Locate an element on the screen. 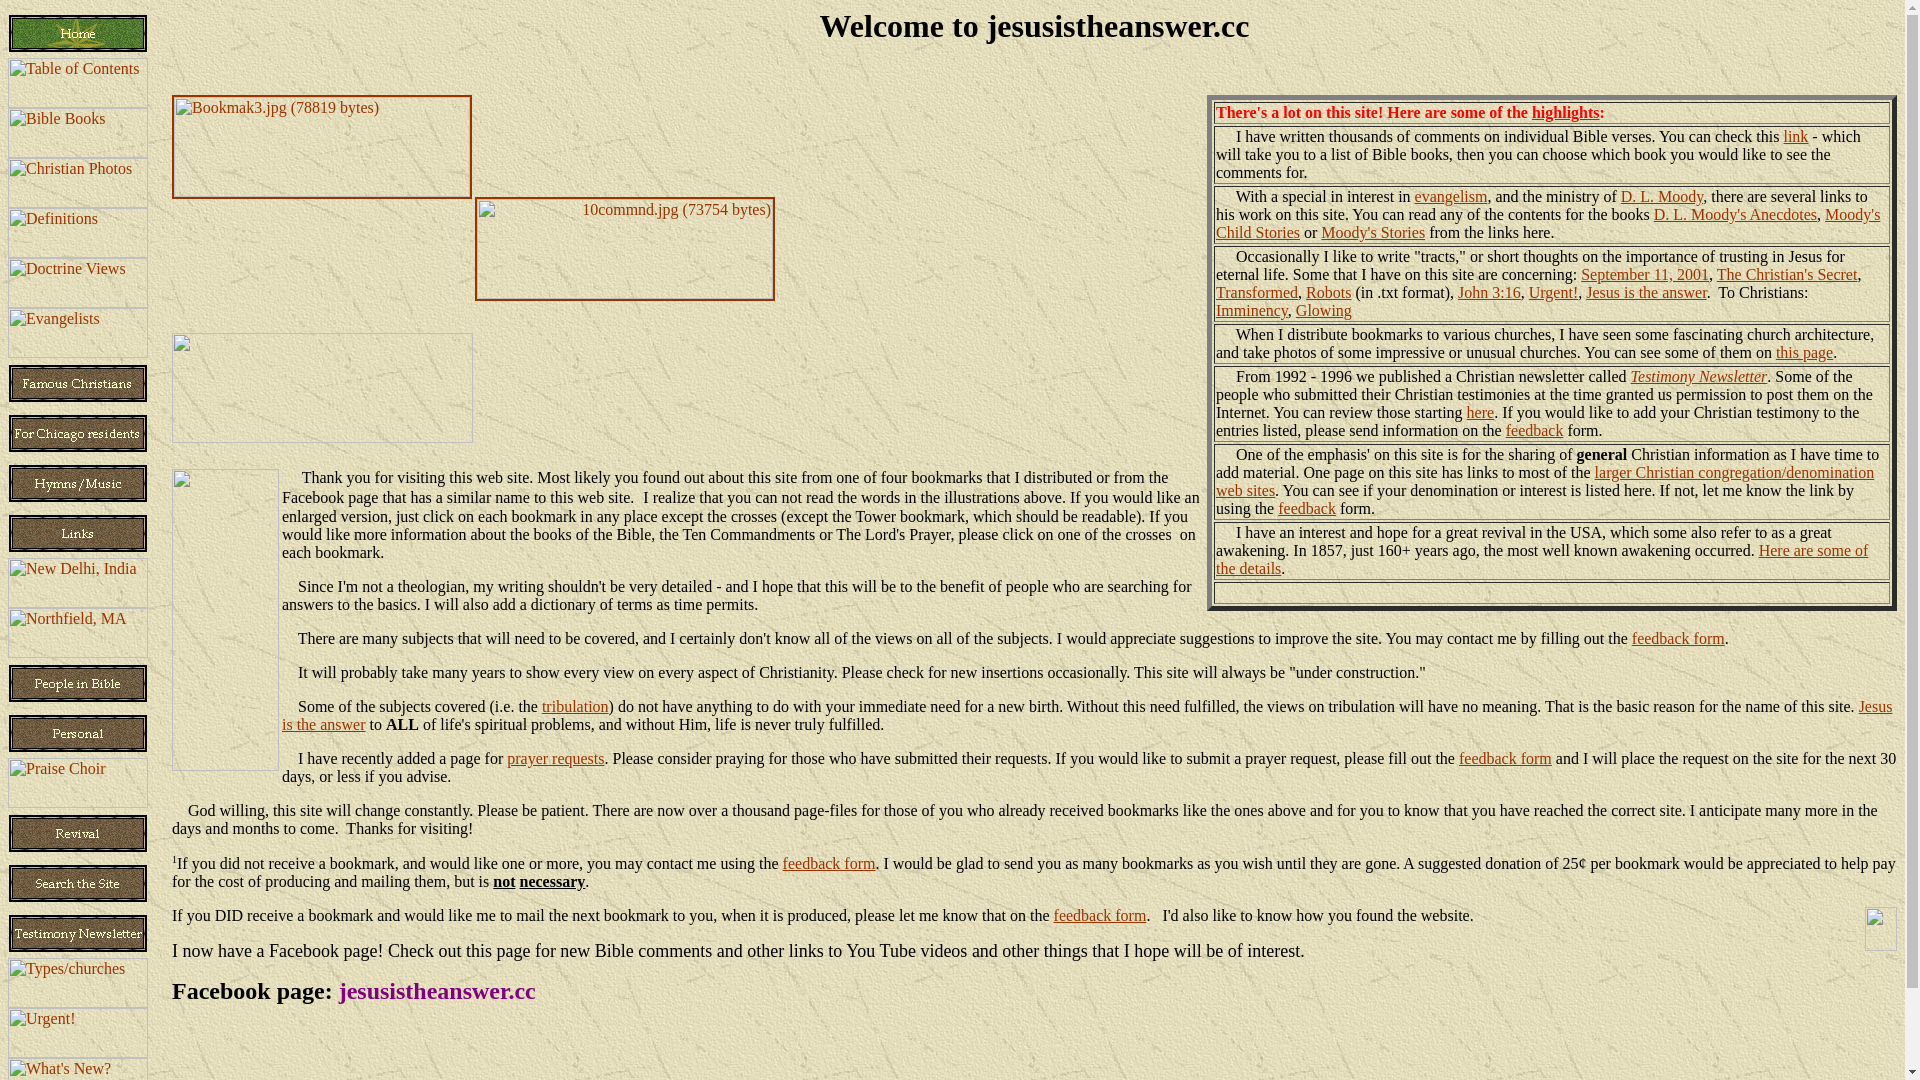 The height and width of the screenshot is (1080, 1920). 'larger Christian congregation/denomination web sites' is located at coordinates (1544, 481).